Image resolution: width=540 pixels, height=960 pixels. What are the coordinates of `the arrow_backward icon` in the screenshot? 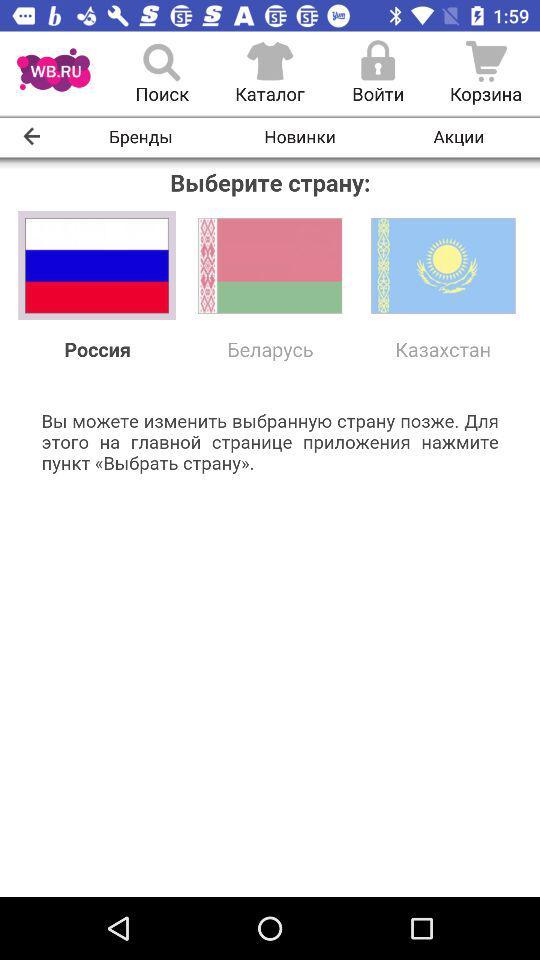 It's located at (30, 135).